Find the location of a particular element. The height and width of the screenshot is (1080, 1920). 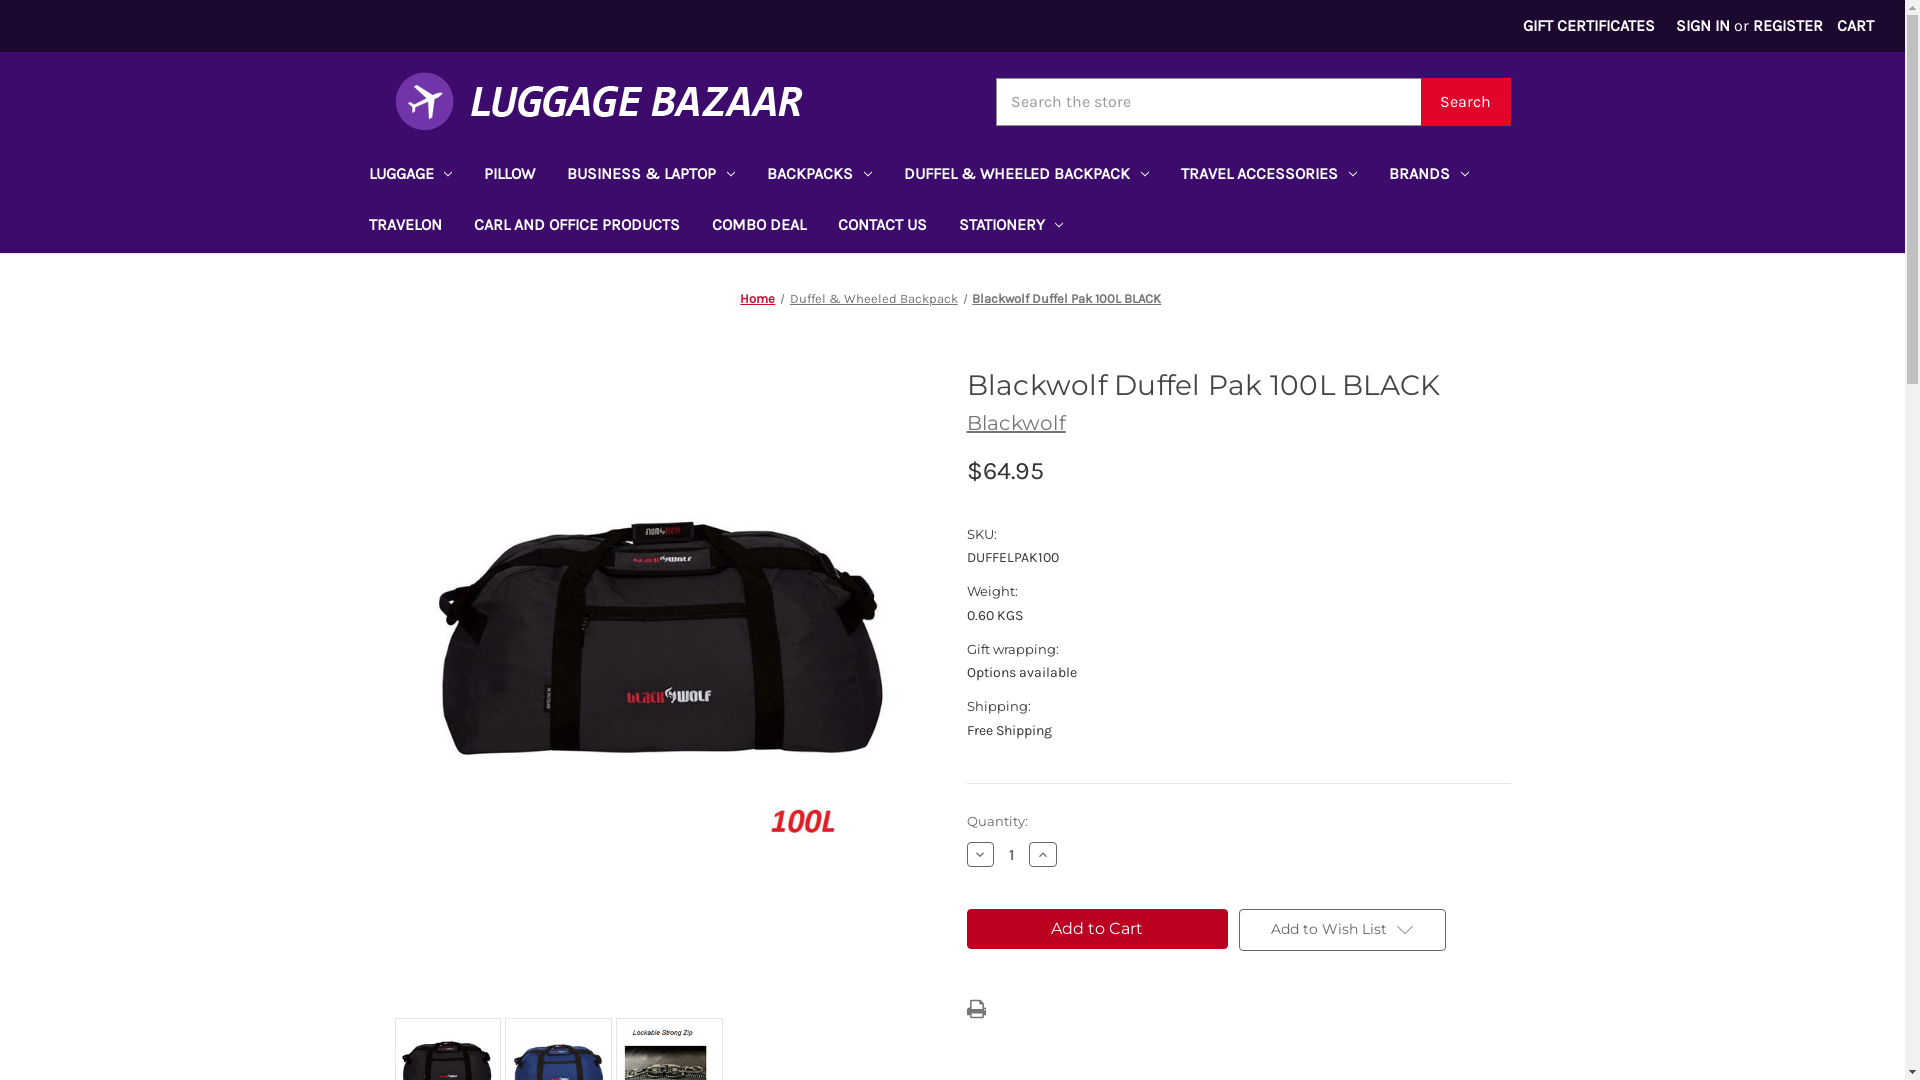

'DUFFEL & WHEELED BACKPACK' is located at coordinates (887, 175).